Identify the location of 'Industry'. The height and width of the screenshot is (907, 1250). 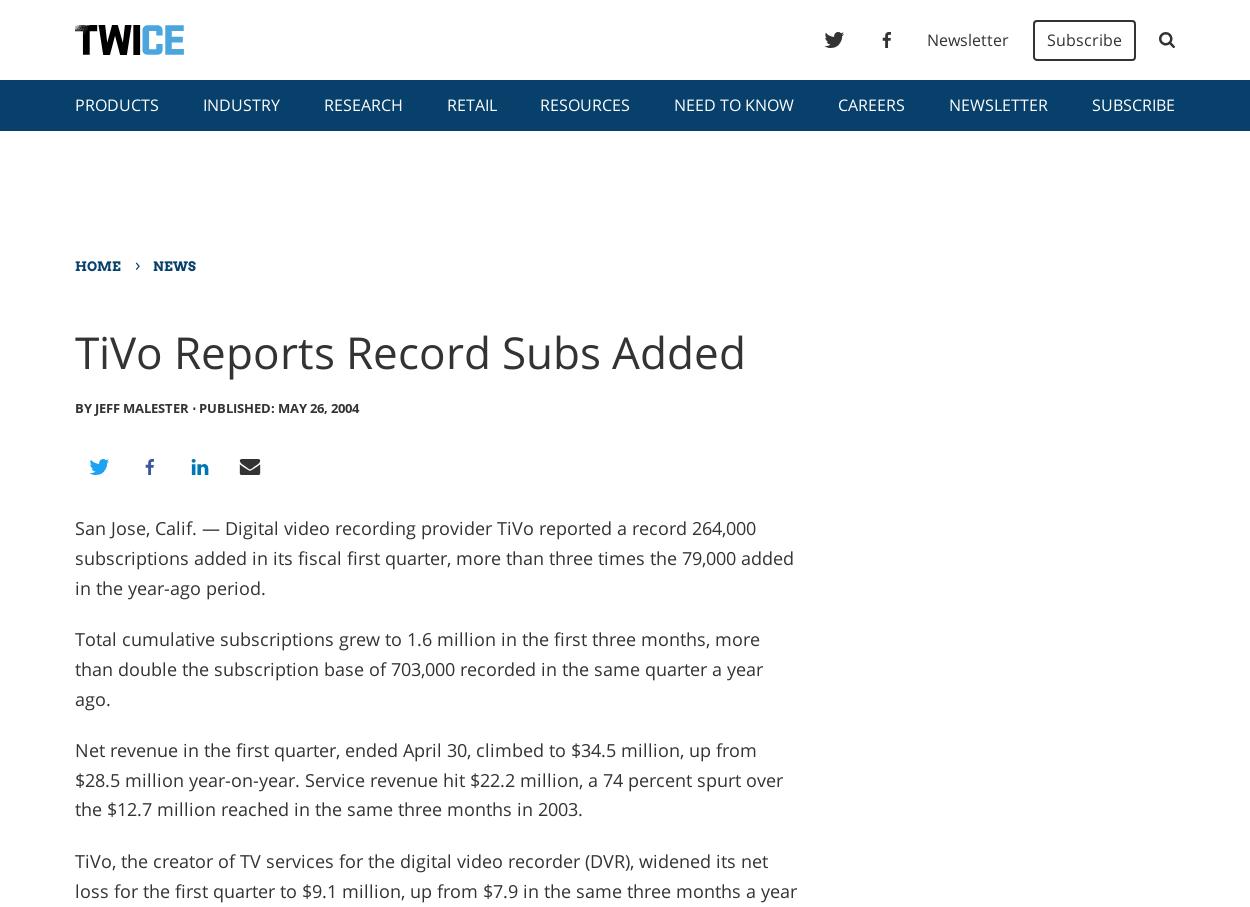
(239, 104).